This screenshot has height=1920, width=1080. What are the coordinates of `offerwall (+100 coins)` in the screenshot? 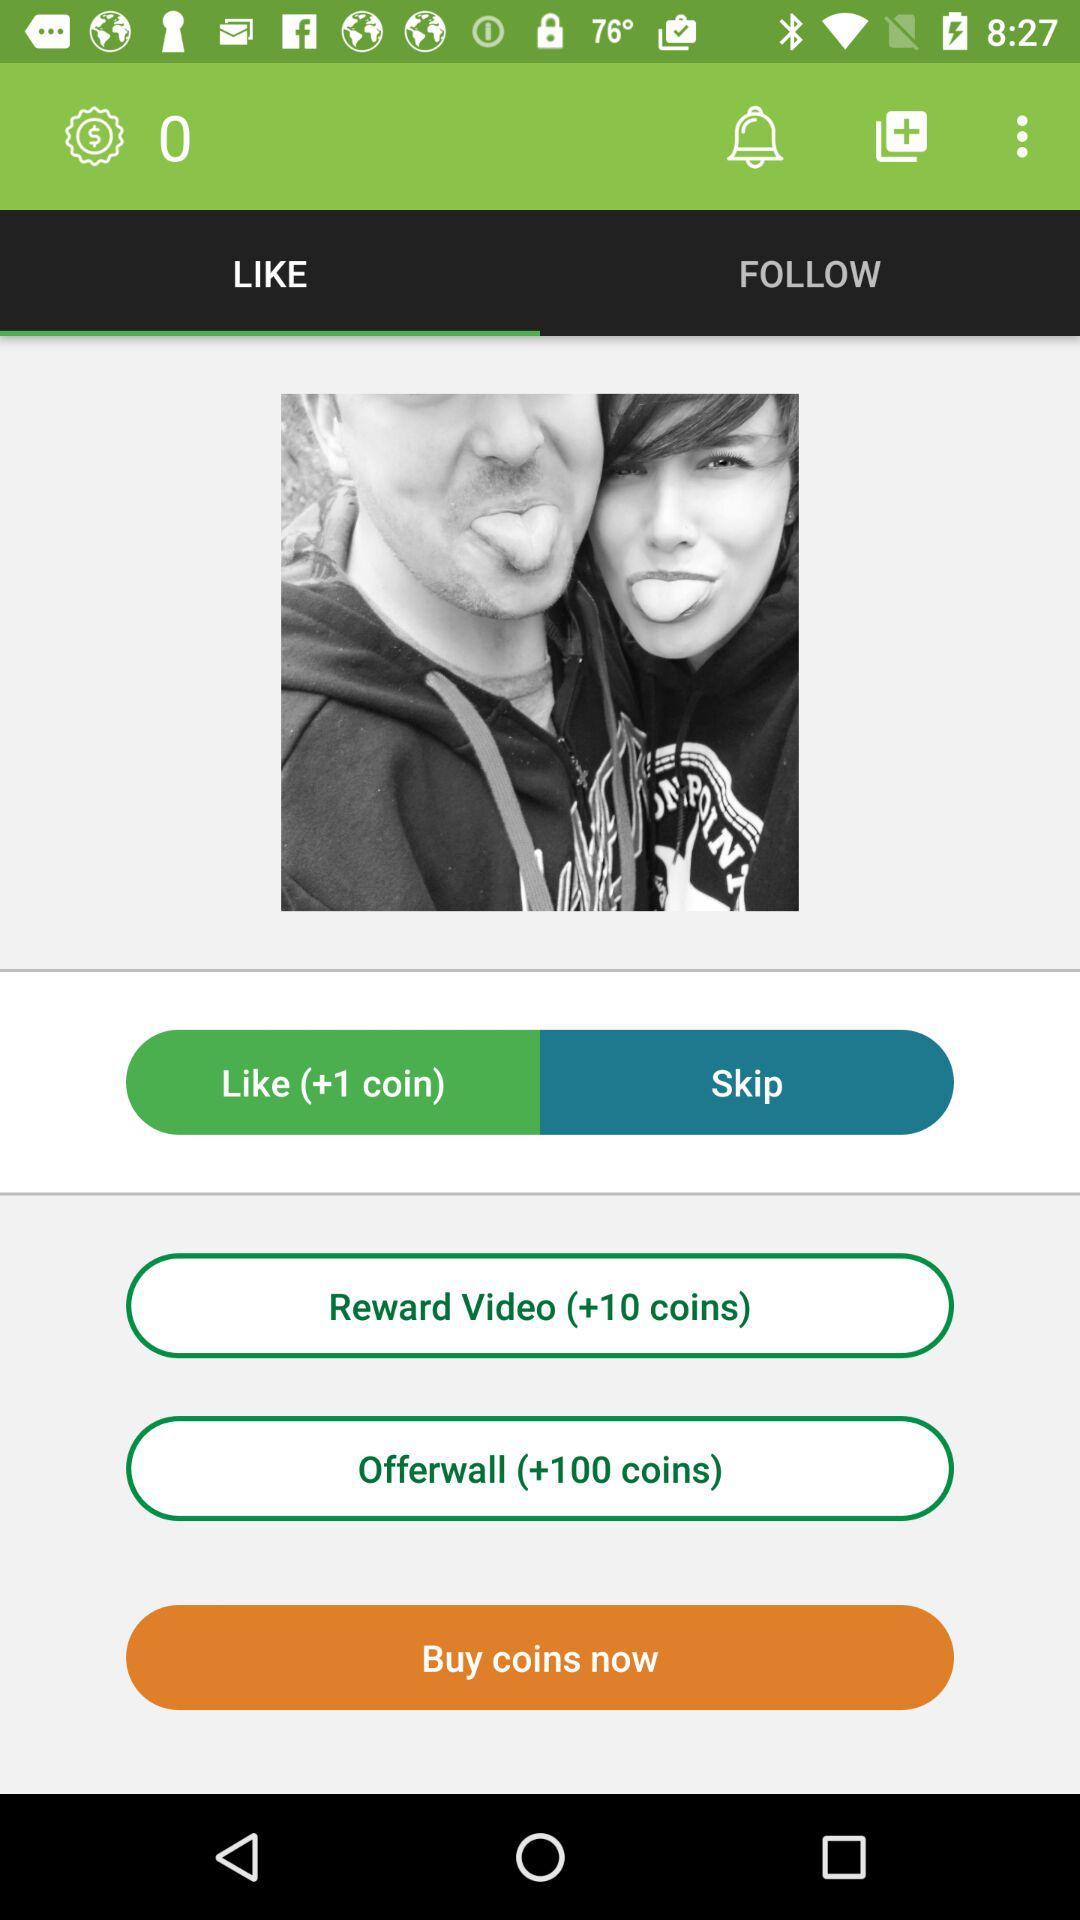 It's located at (540, 1468).